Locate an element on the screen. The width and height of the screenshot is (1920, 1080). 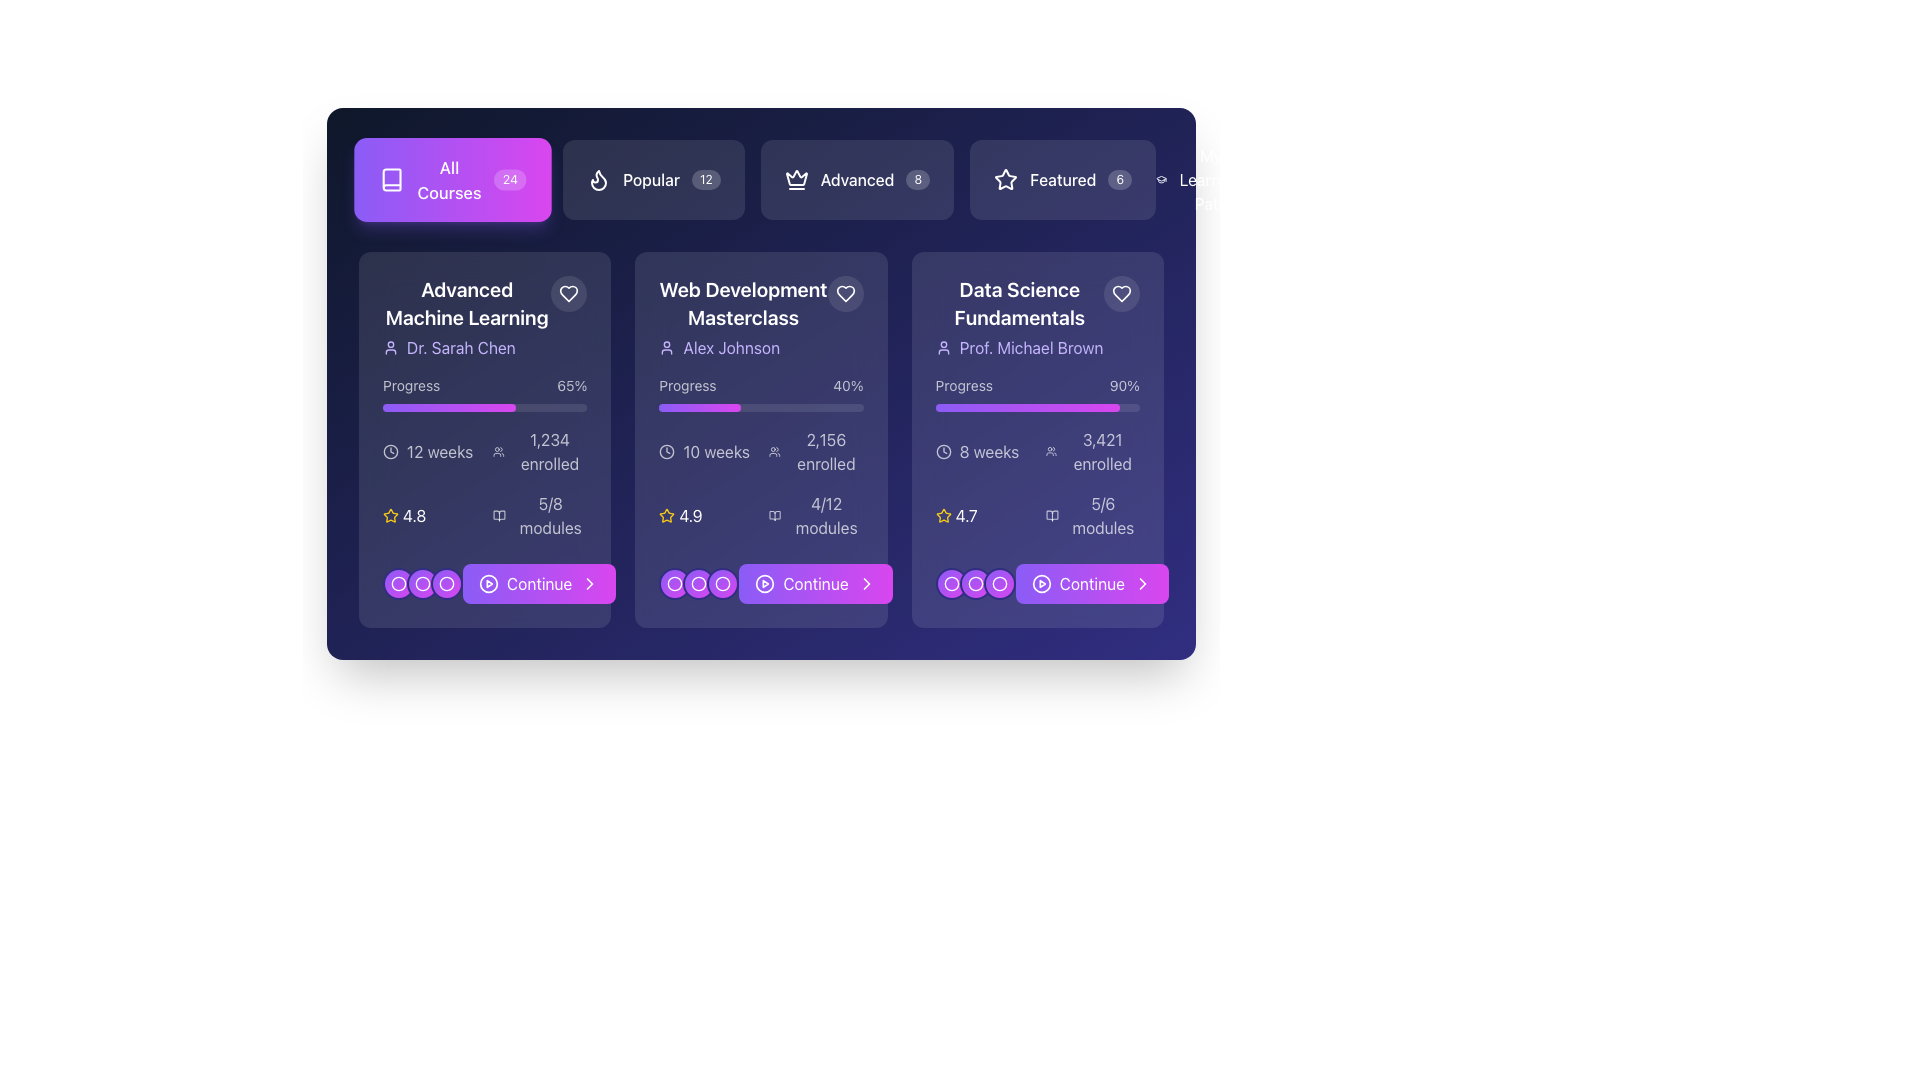
progress completion is located at coordinates (530, 407).